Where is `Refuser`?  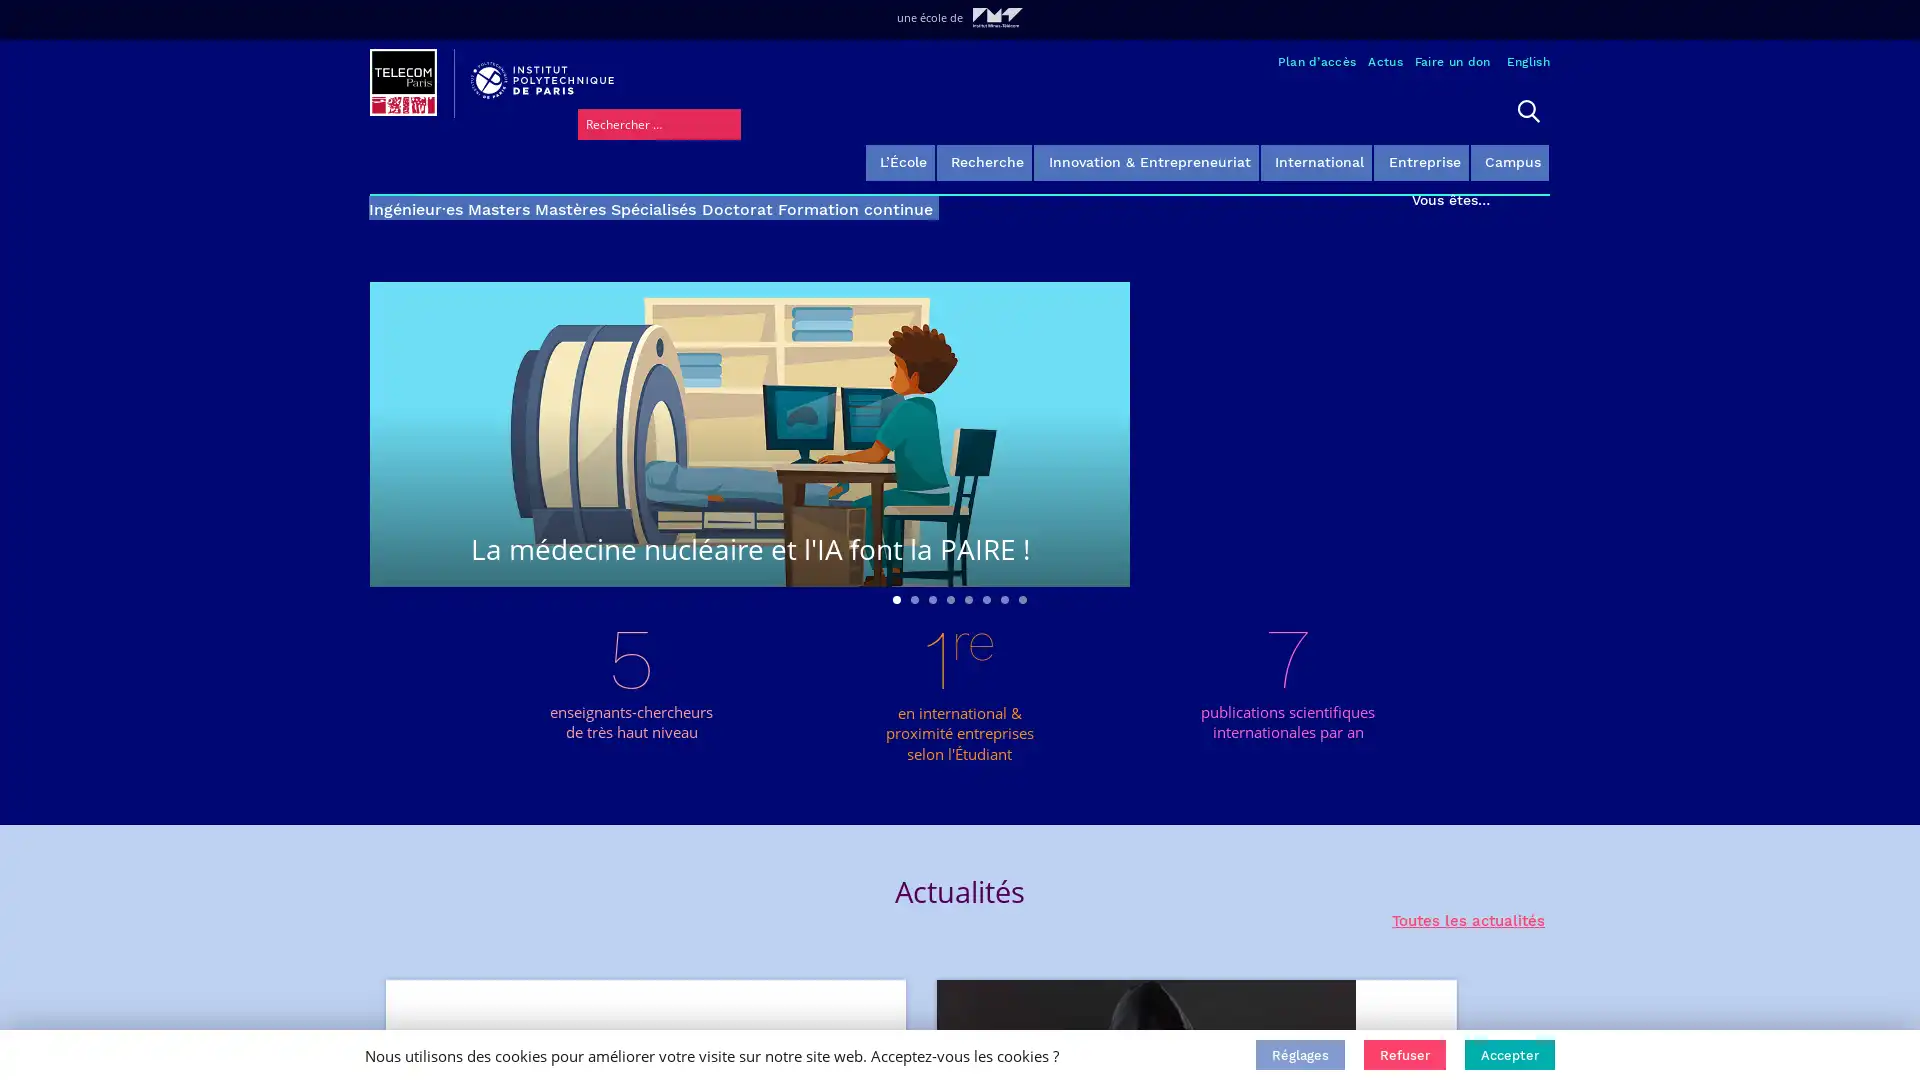 Refuser is located at coordinates (1404, 1053).